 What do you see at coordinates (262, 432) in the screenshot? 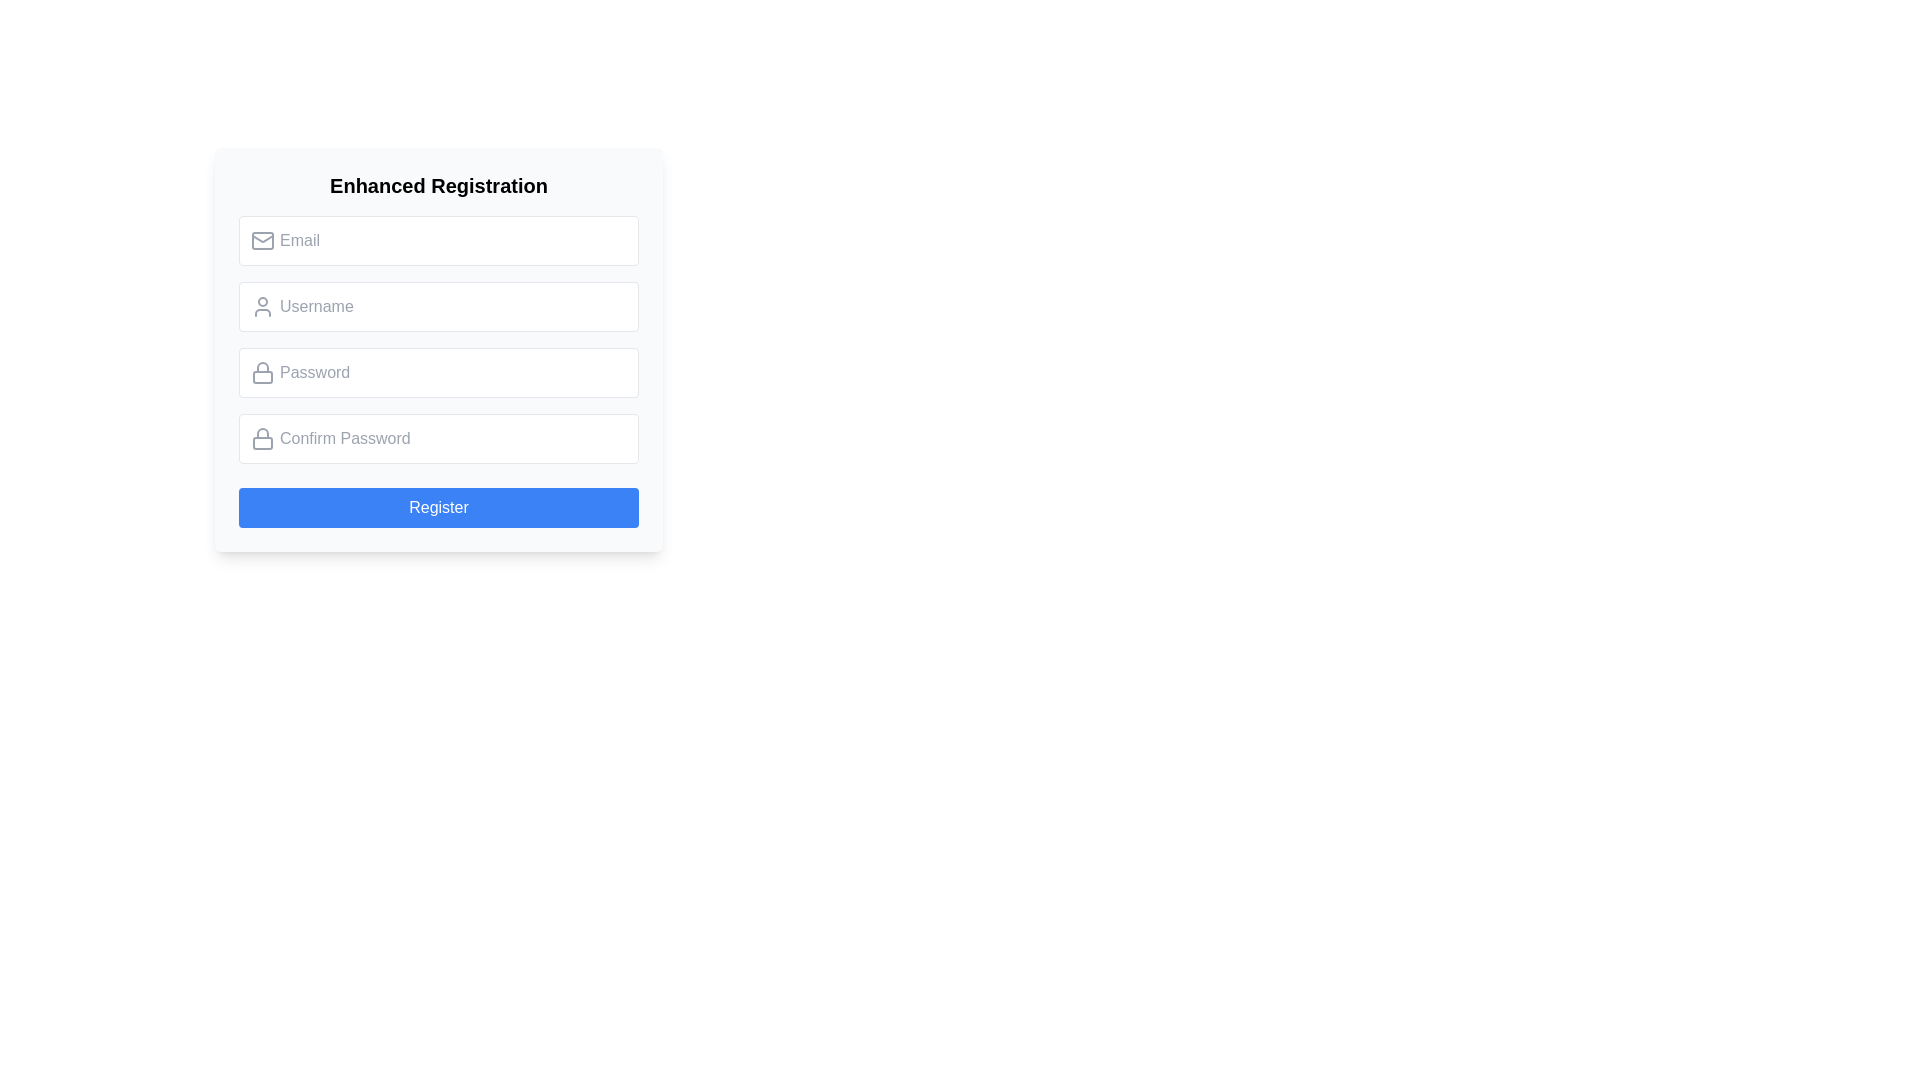
I see `the lock icon indicating the password input field for 'Confirm Password', which is positioned on the left side of the input field` at bounding box center [262, 432].